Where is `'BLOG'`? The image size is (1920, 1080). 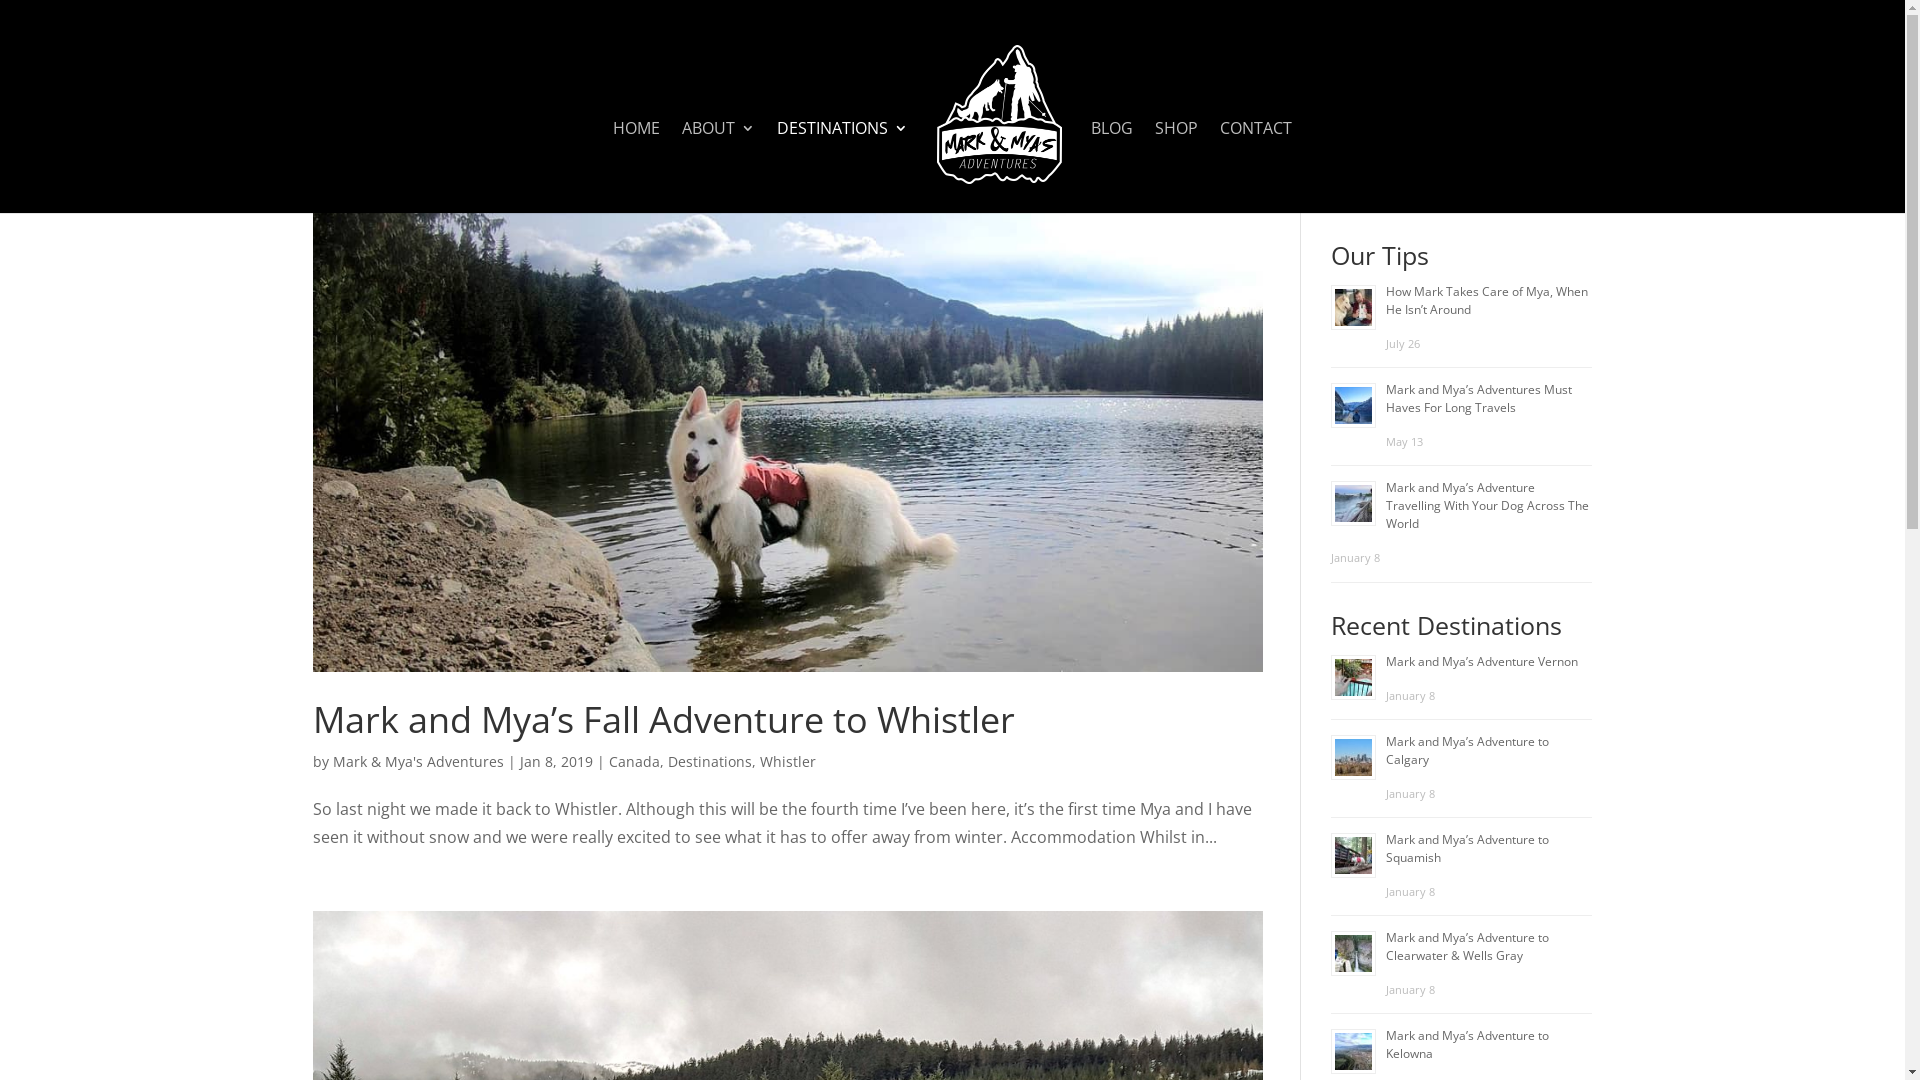
'BLOG' is located at coordinates (1111, 165).